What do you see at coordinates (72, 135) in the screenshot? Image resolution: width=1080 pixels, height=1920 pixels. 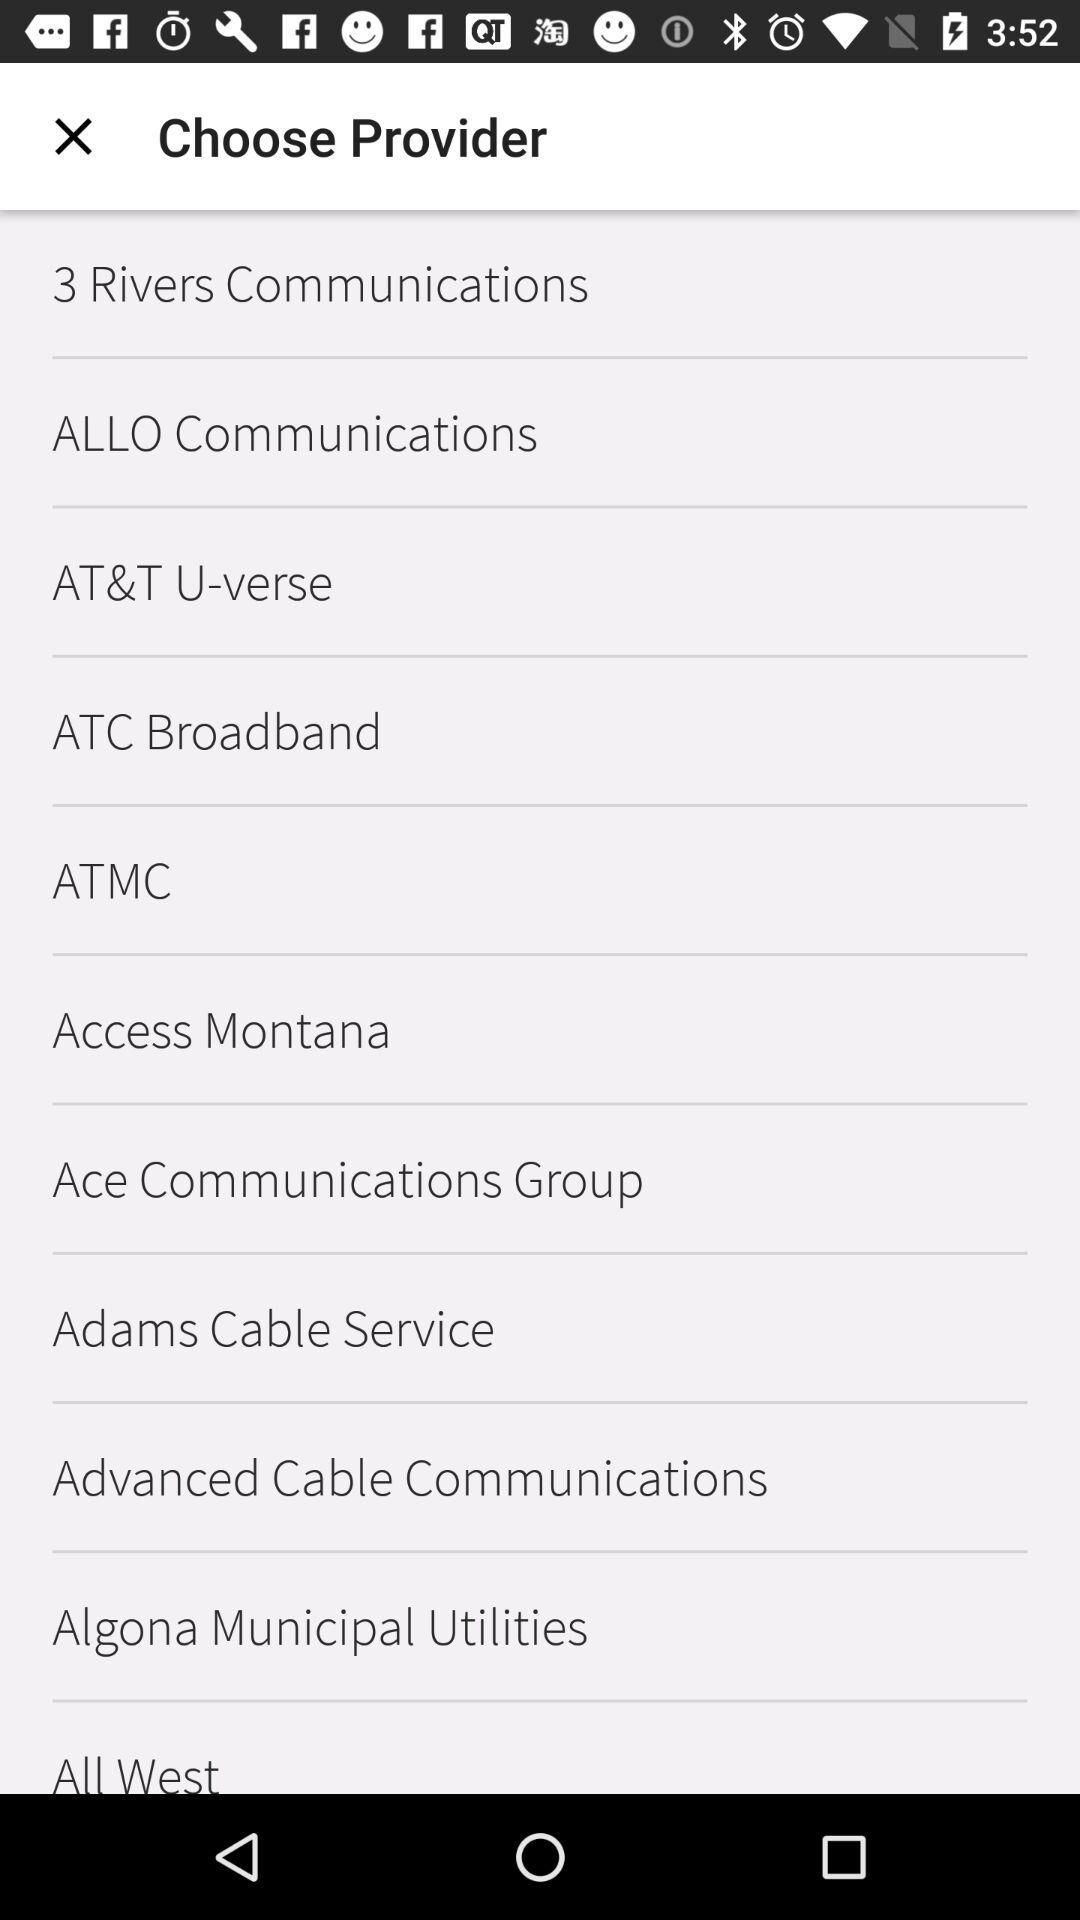 I see `the item to the left of choose provider` at bounding box center [72, 135].